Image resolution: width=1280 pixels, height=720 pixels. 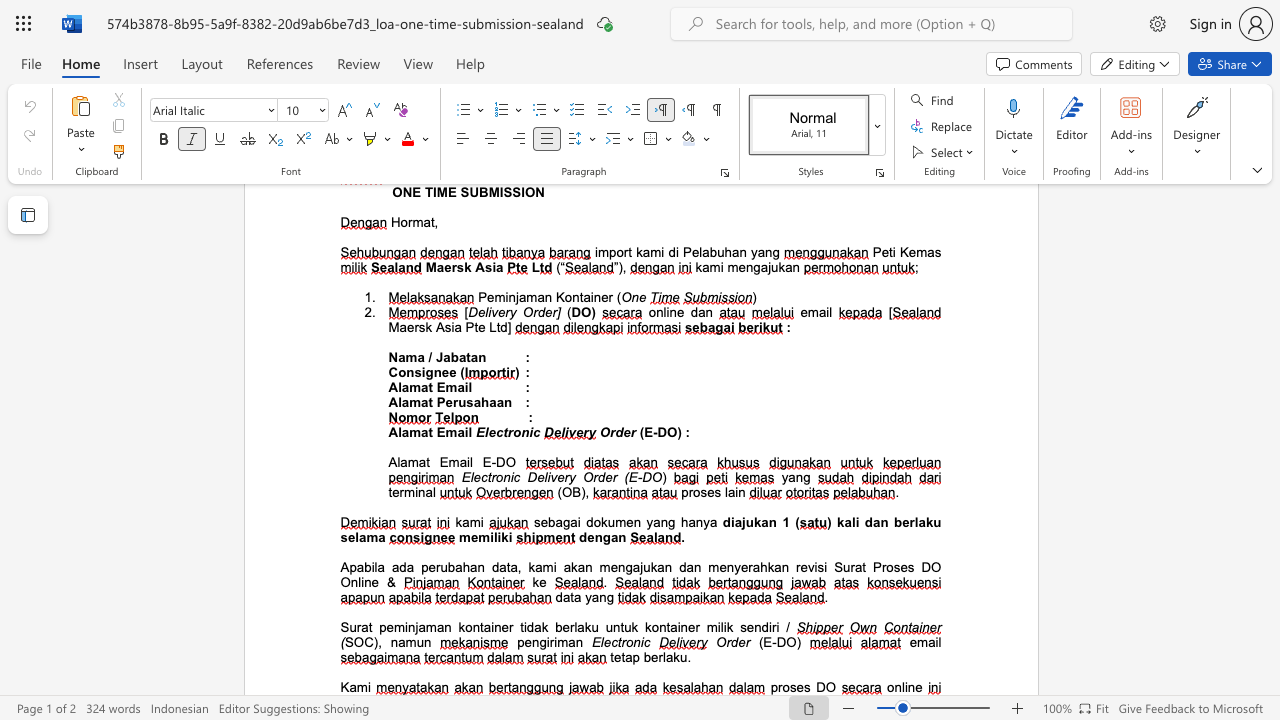 What do you see at coordinates (803, 686) in the screenshot?
I see `the space between the continuous character "e" and "s" in the text` at bounding box center [803, 686].